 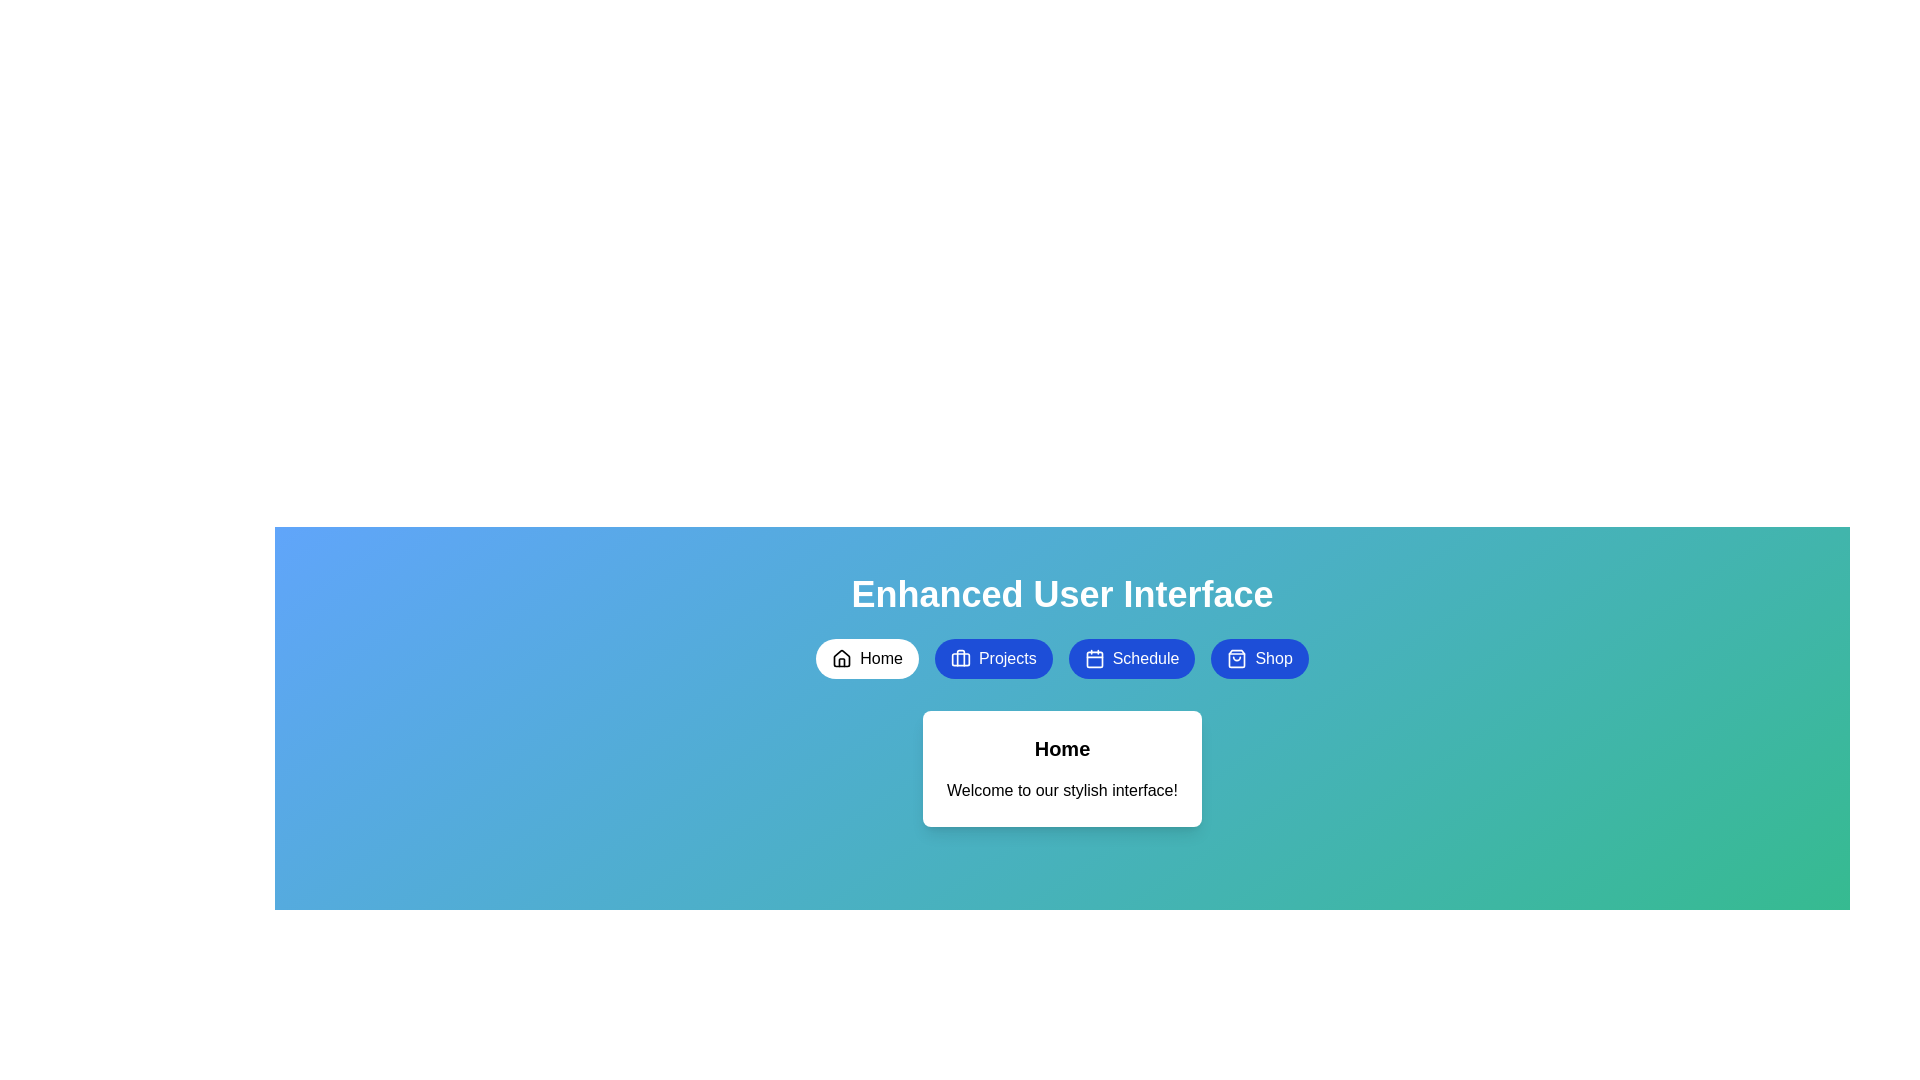 What do you see at coordinates (993, 659) in the screenshot?
I see `the button labeled Projects to observe the hover effect` at bounding box center [993, 659].